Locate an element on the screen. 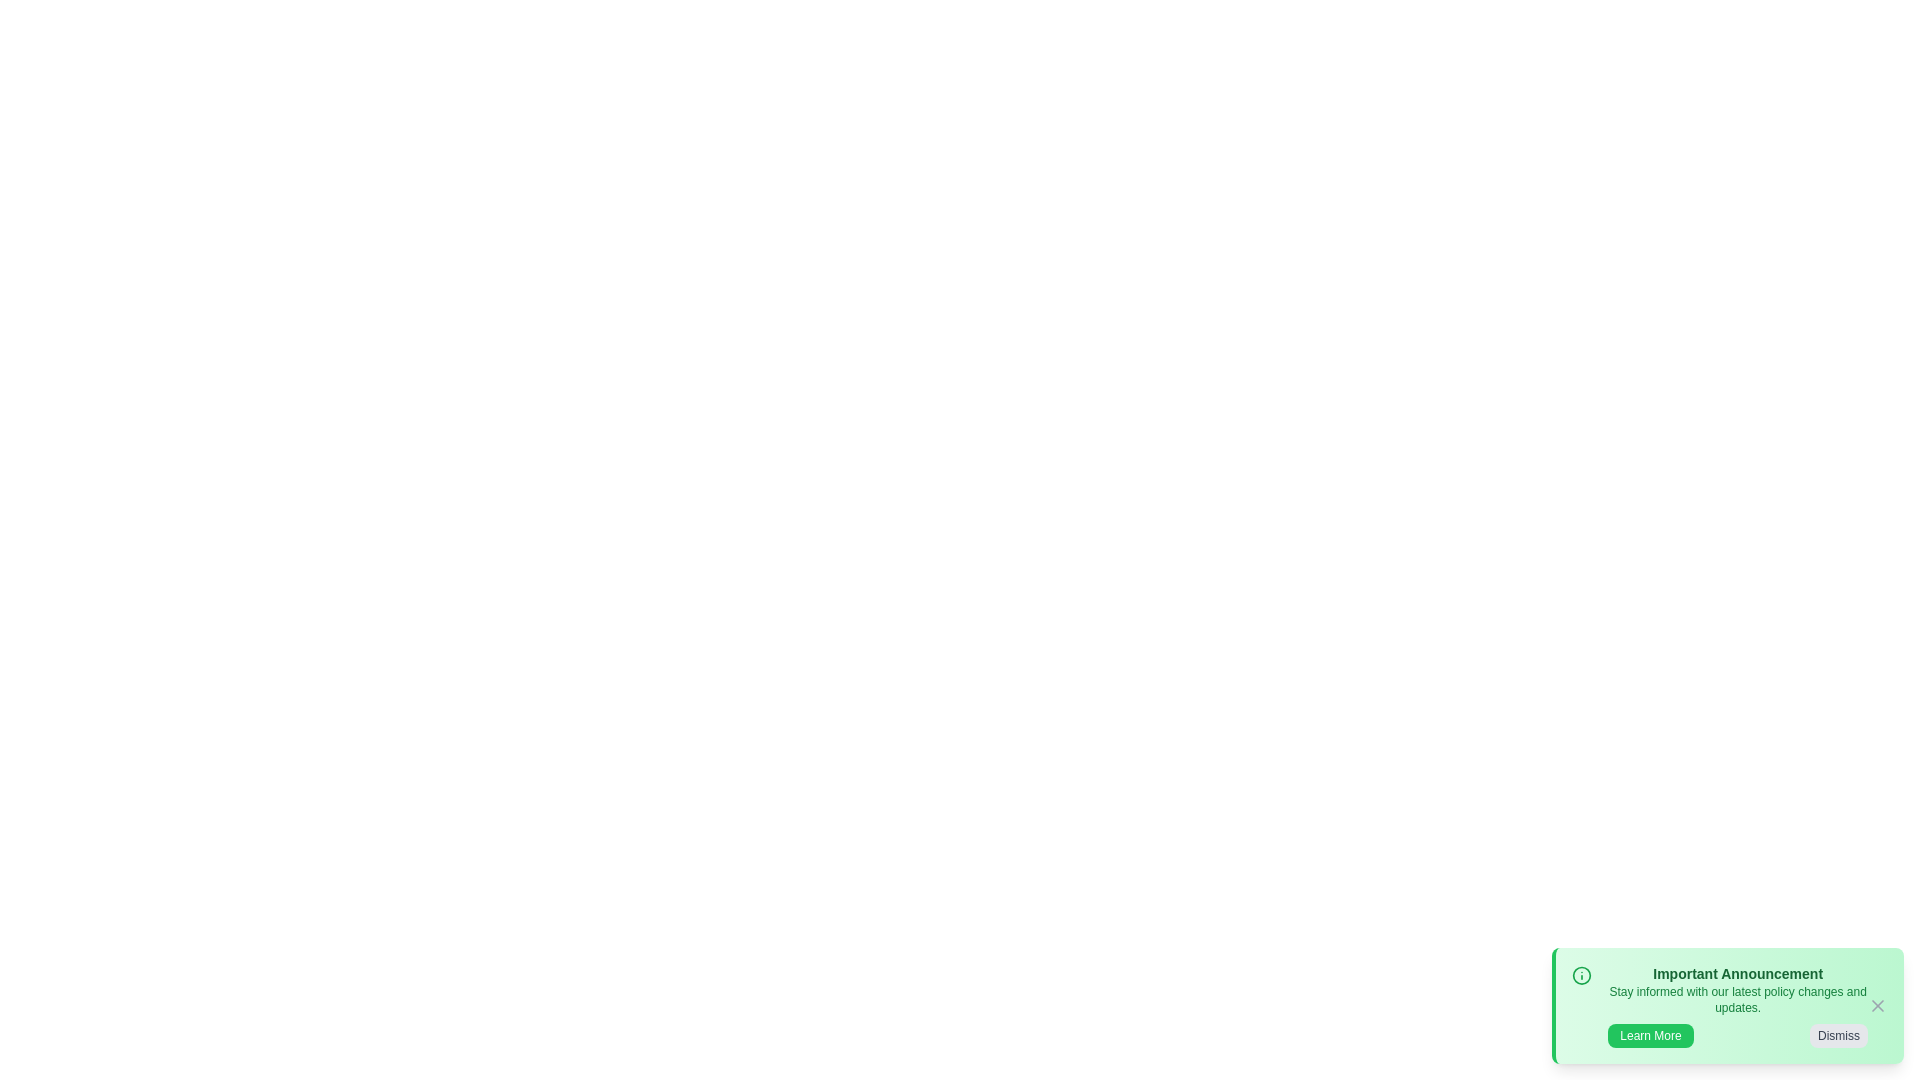 The image size is (1920, 1080). the 'Dismiss' button to hide the announcement is located at coordinates (1838, 1035).